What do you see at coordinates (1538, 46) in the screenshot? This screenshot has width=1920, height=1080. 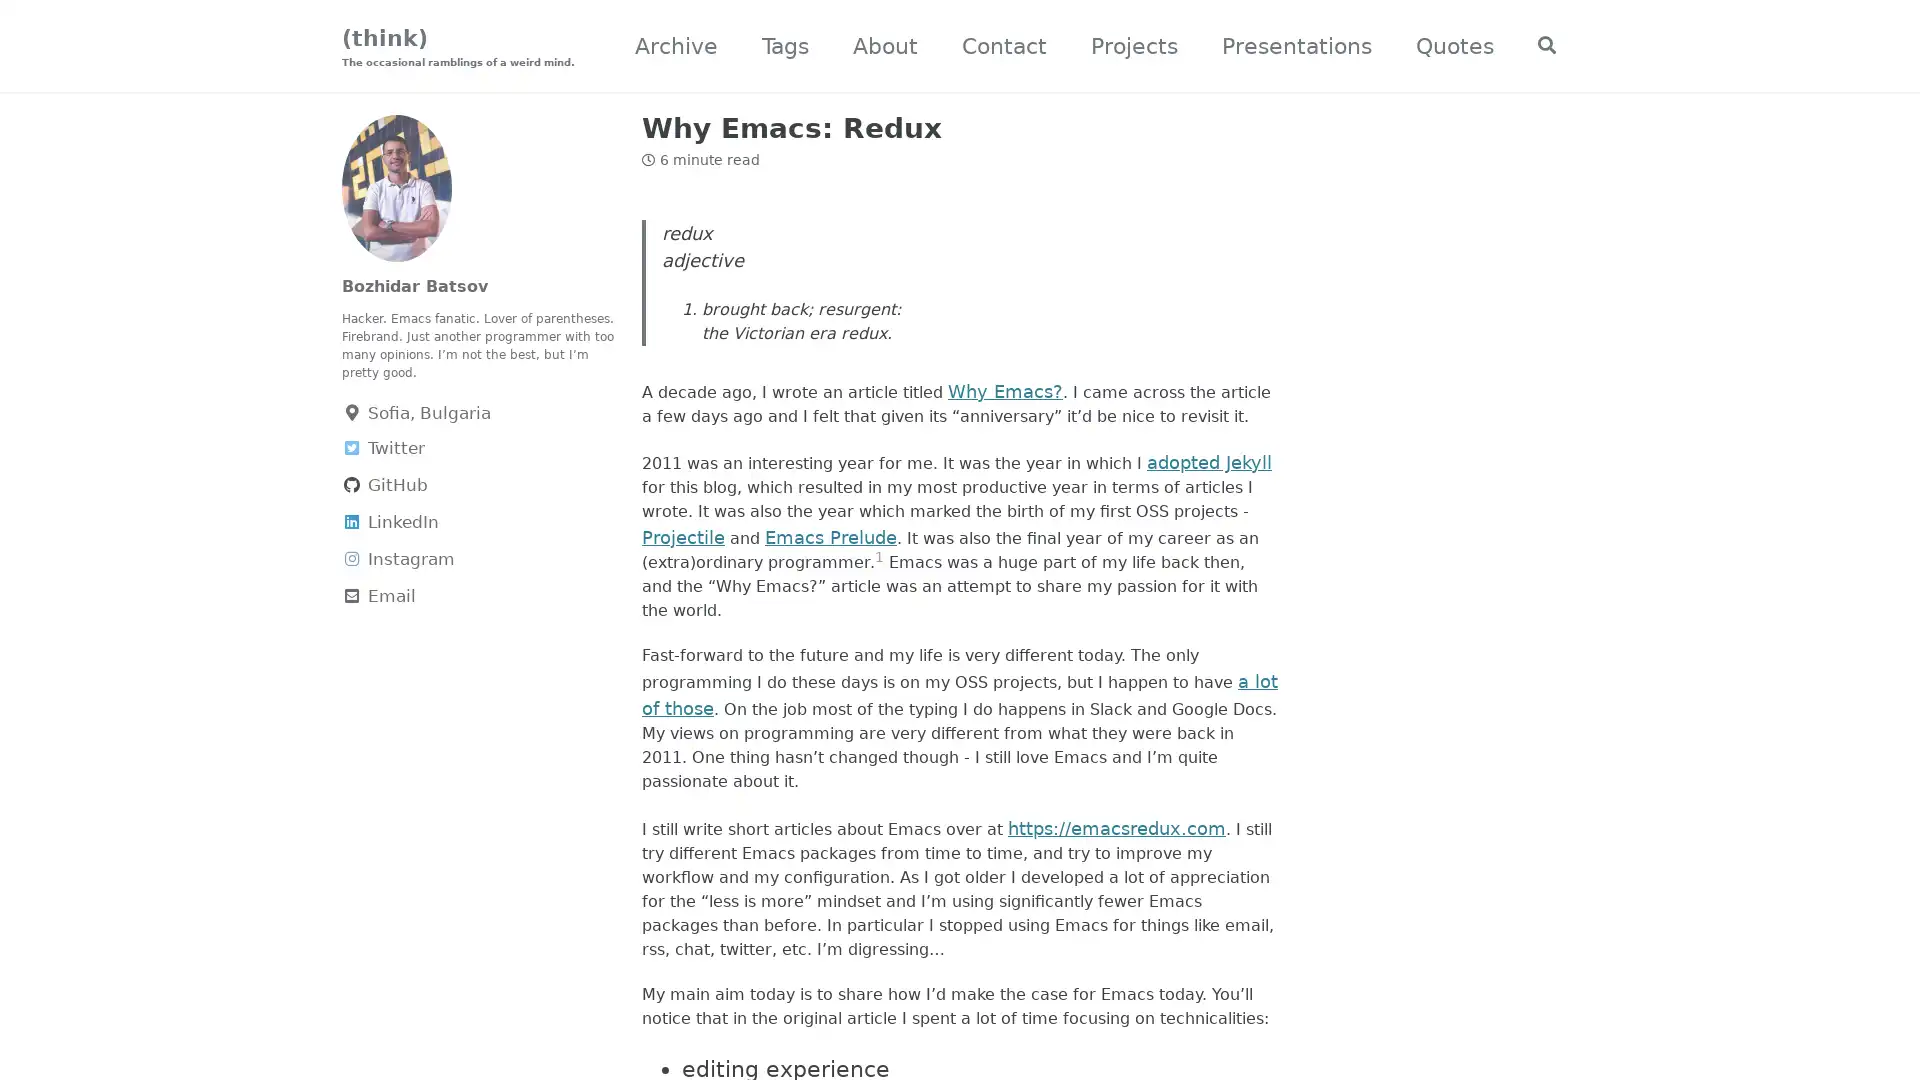 I see `Toggle search` at bounding box center [1538, 46].